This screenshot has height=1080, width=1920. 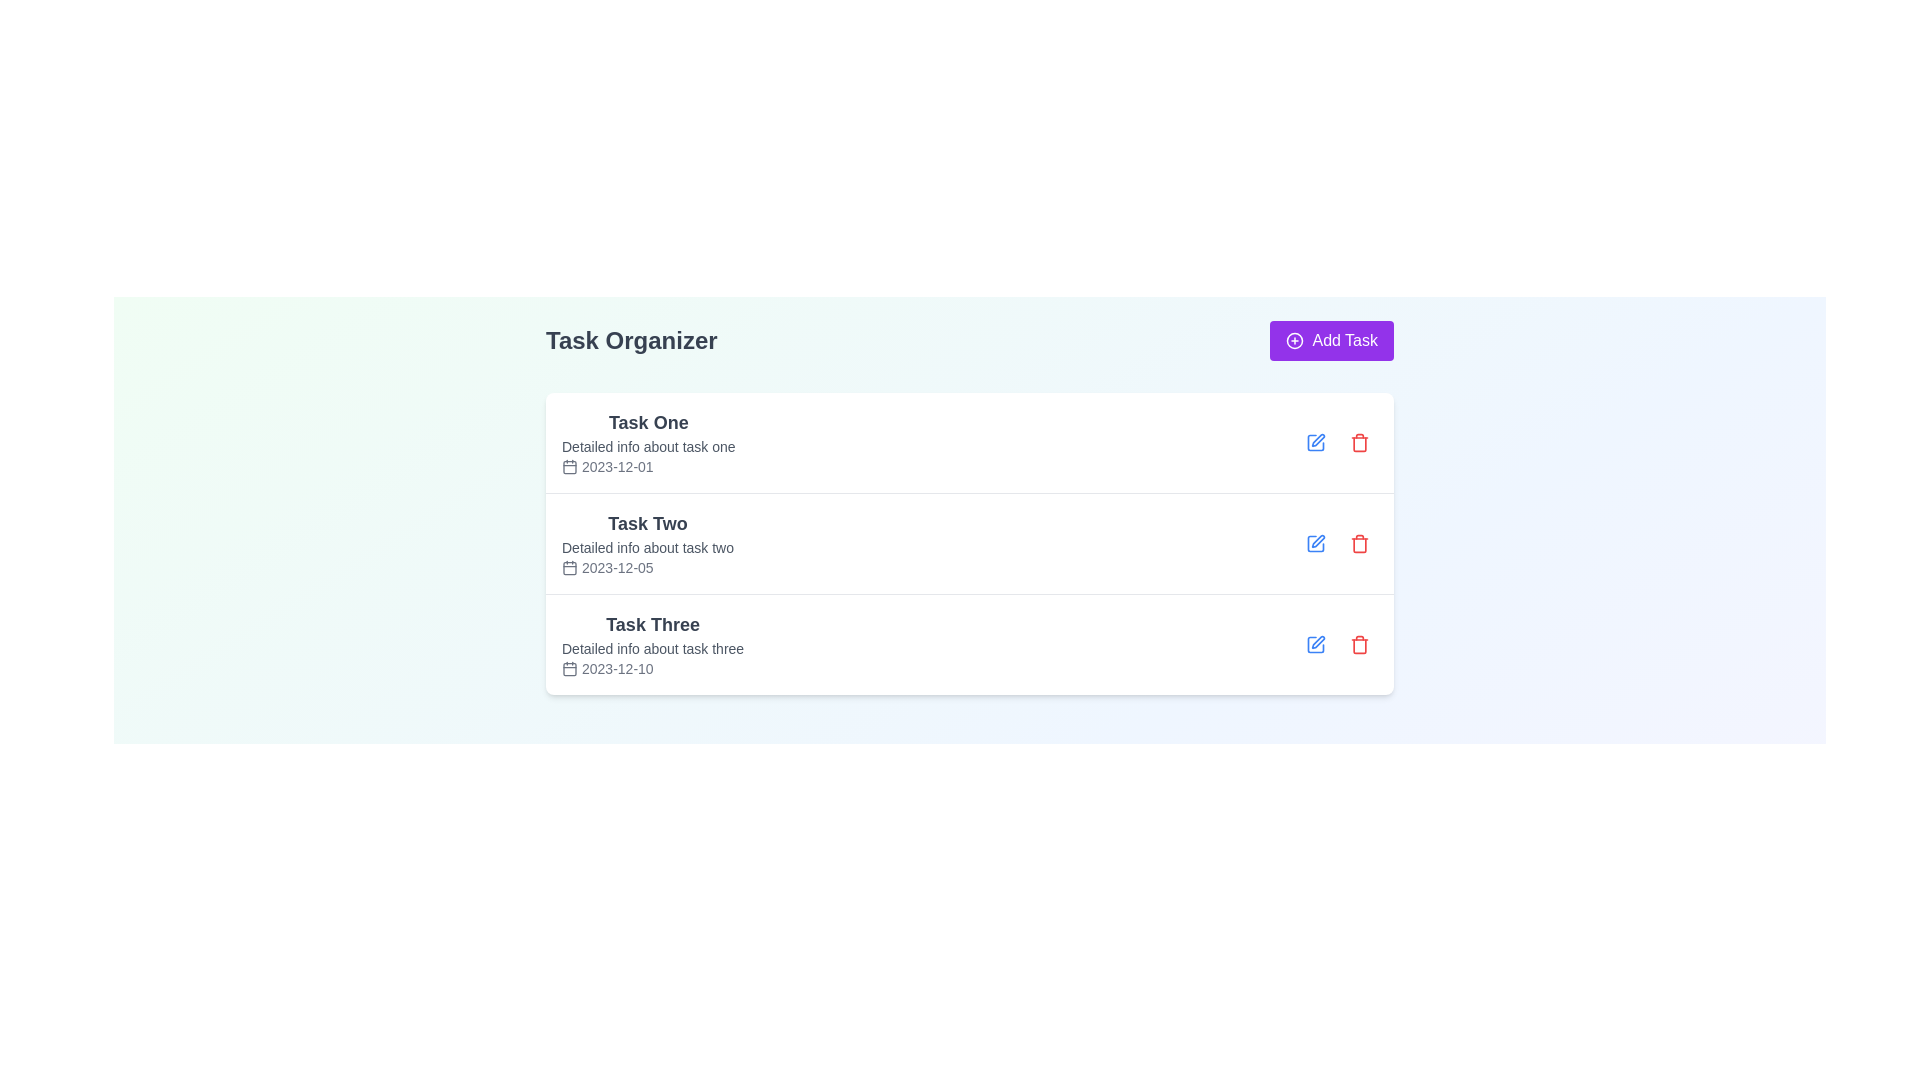 What do you see at coordinates (1359, 543) in the screenshot?
I see `the trash can icon, which is styled in red and located in the top-right corner of the second task card` at bounding box center [1359, 543].